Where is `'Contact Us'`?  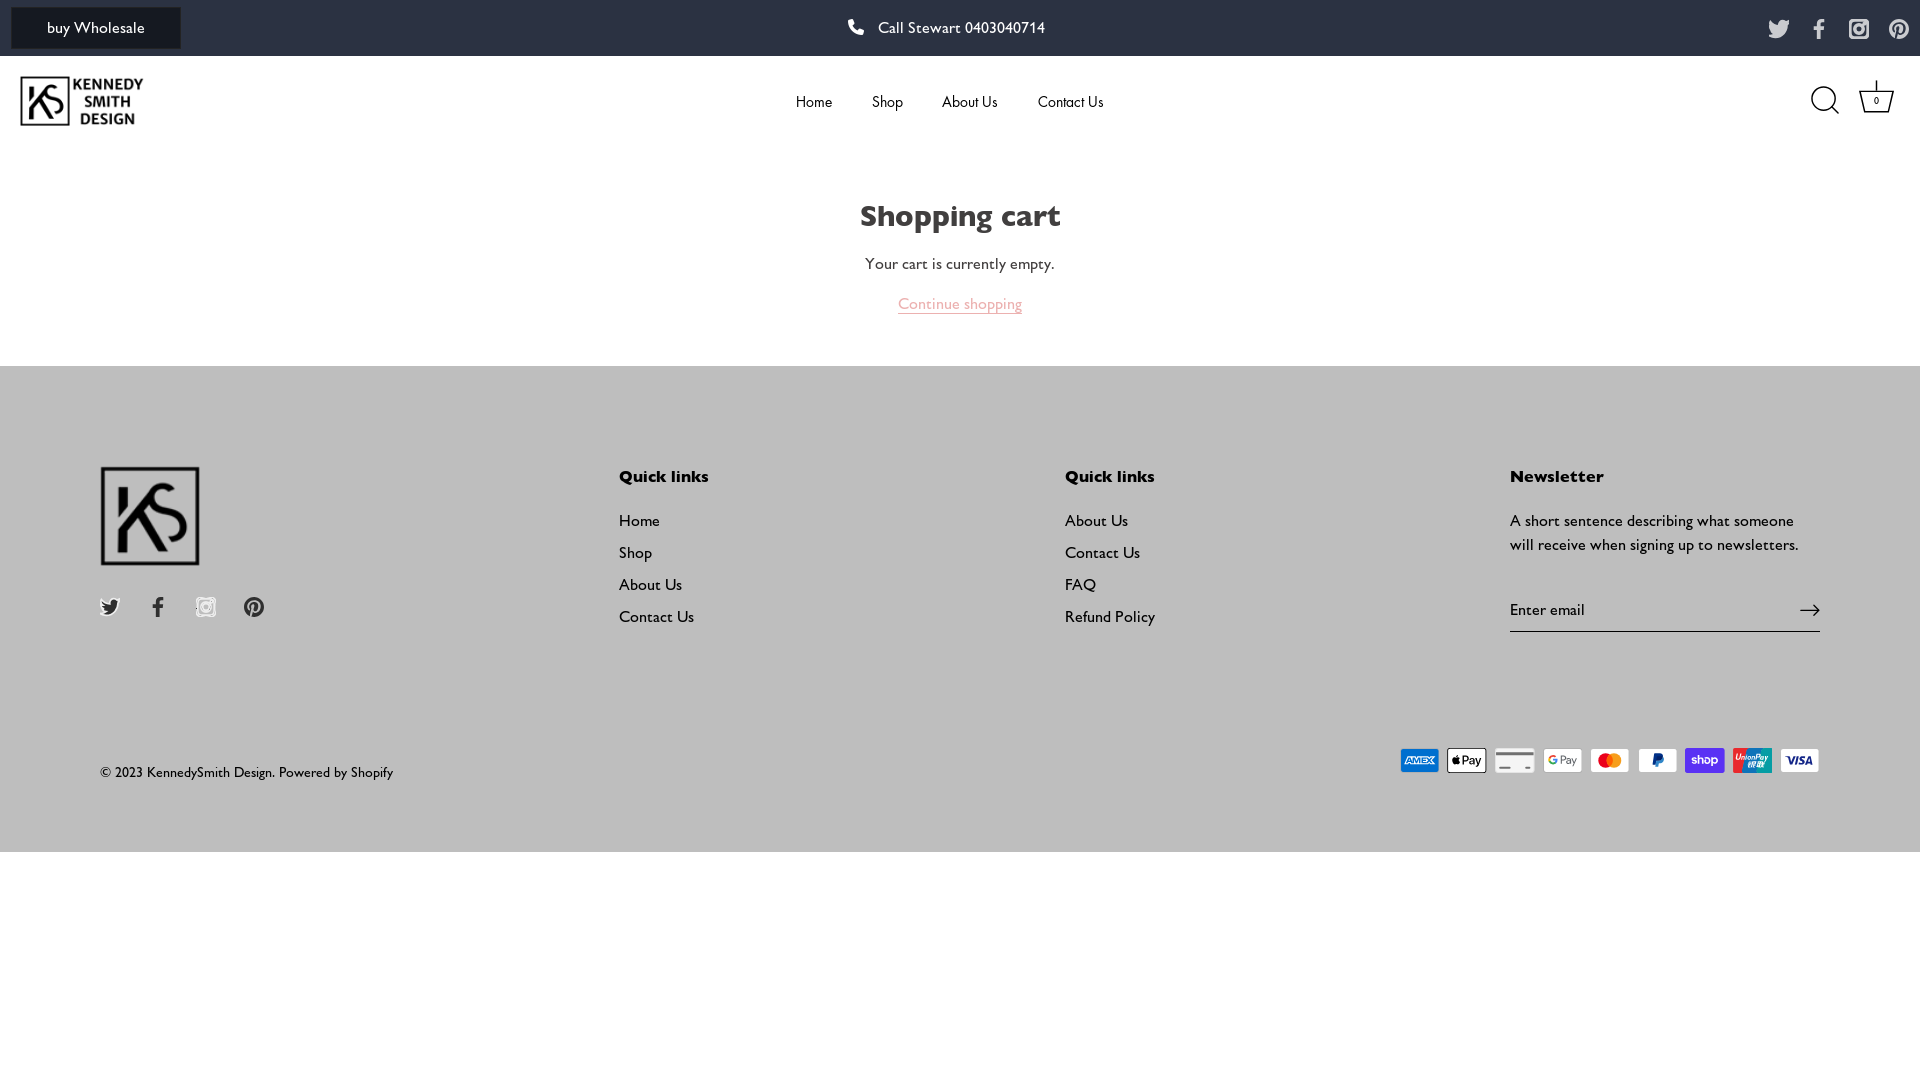
'Contact Us' is located at coordinates (656, 615).